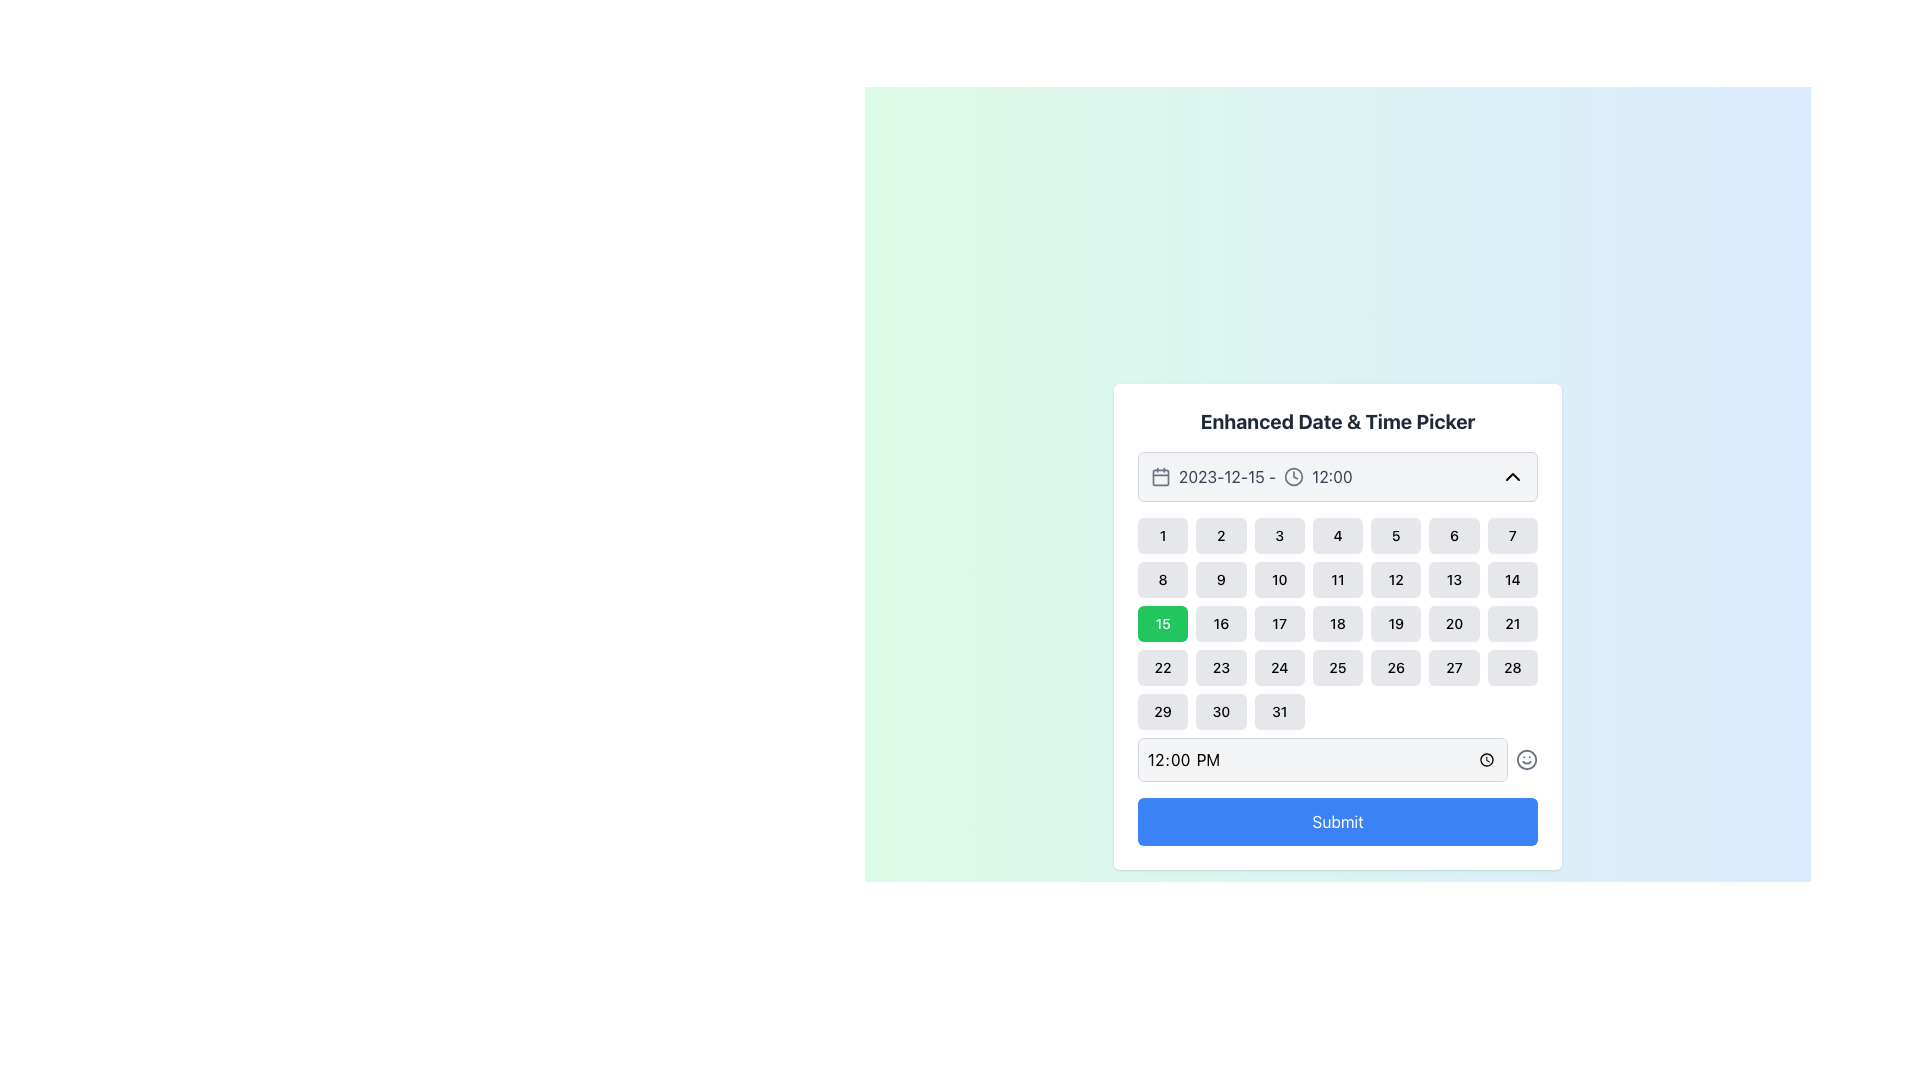 The width and height of the screenshot is (1920, 1080). Describe the element at coordinates (1525, 759) in the screenshot. I see `the circular SVG graphic representing part of a smiley face icon located near the bottom-right of the date and time picker` at that location.